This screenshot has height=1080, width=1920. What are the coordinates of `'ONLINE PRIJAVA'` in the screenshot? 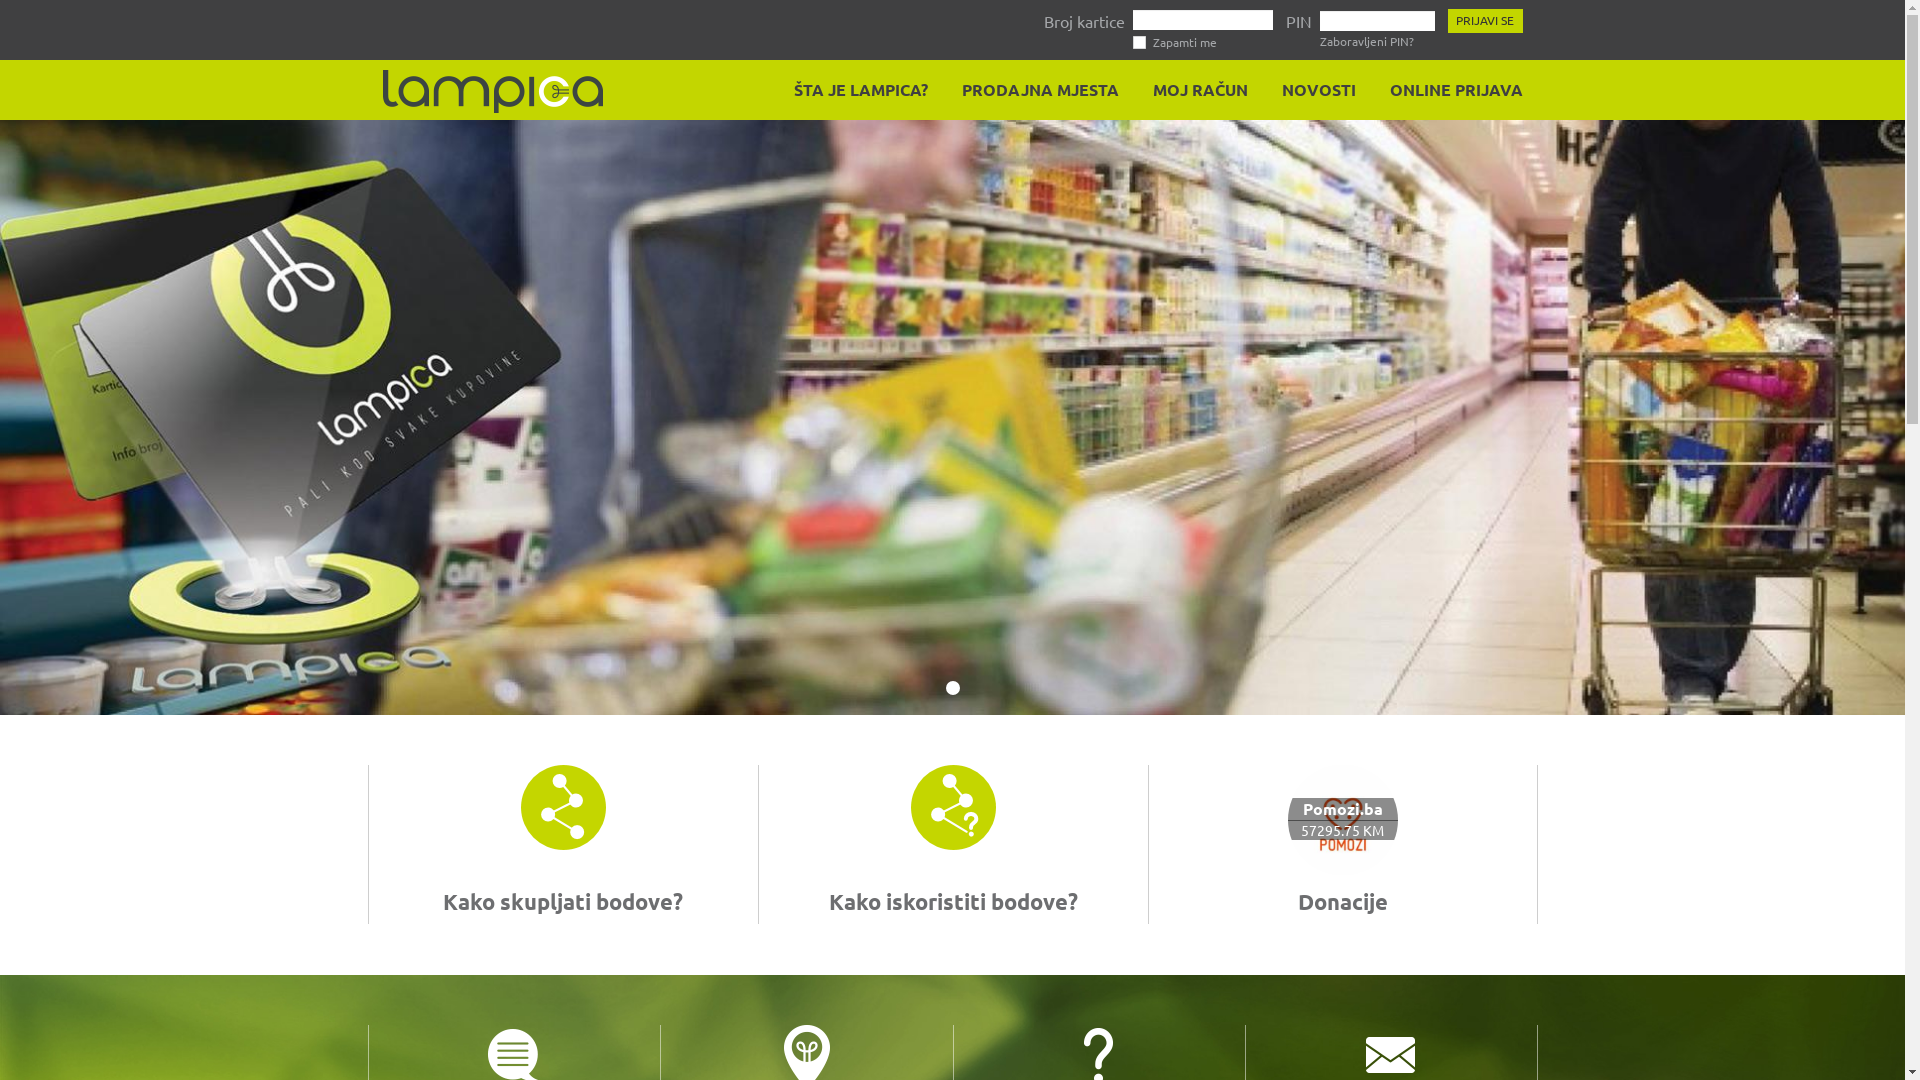 It's located at (1375, 88).